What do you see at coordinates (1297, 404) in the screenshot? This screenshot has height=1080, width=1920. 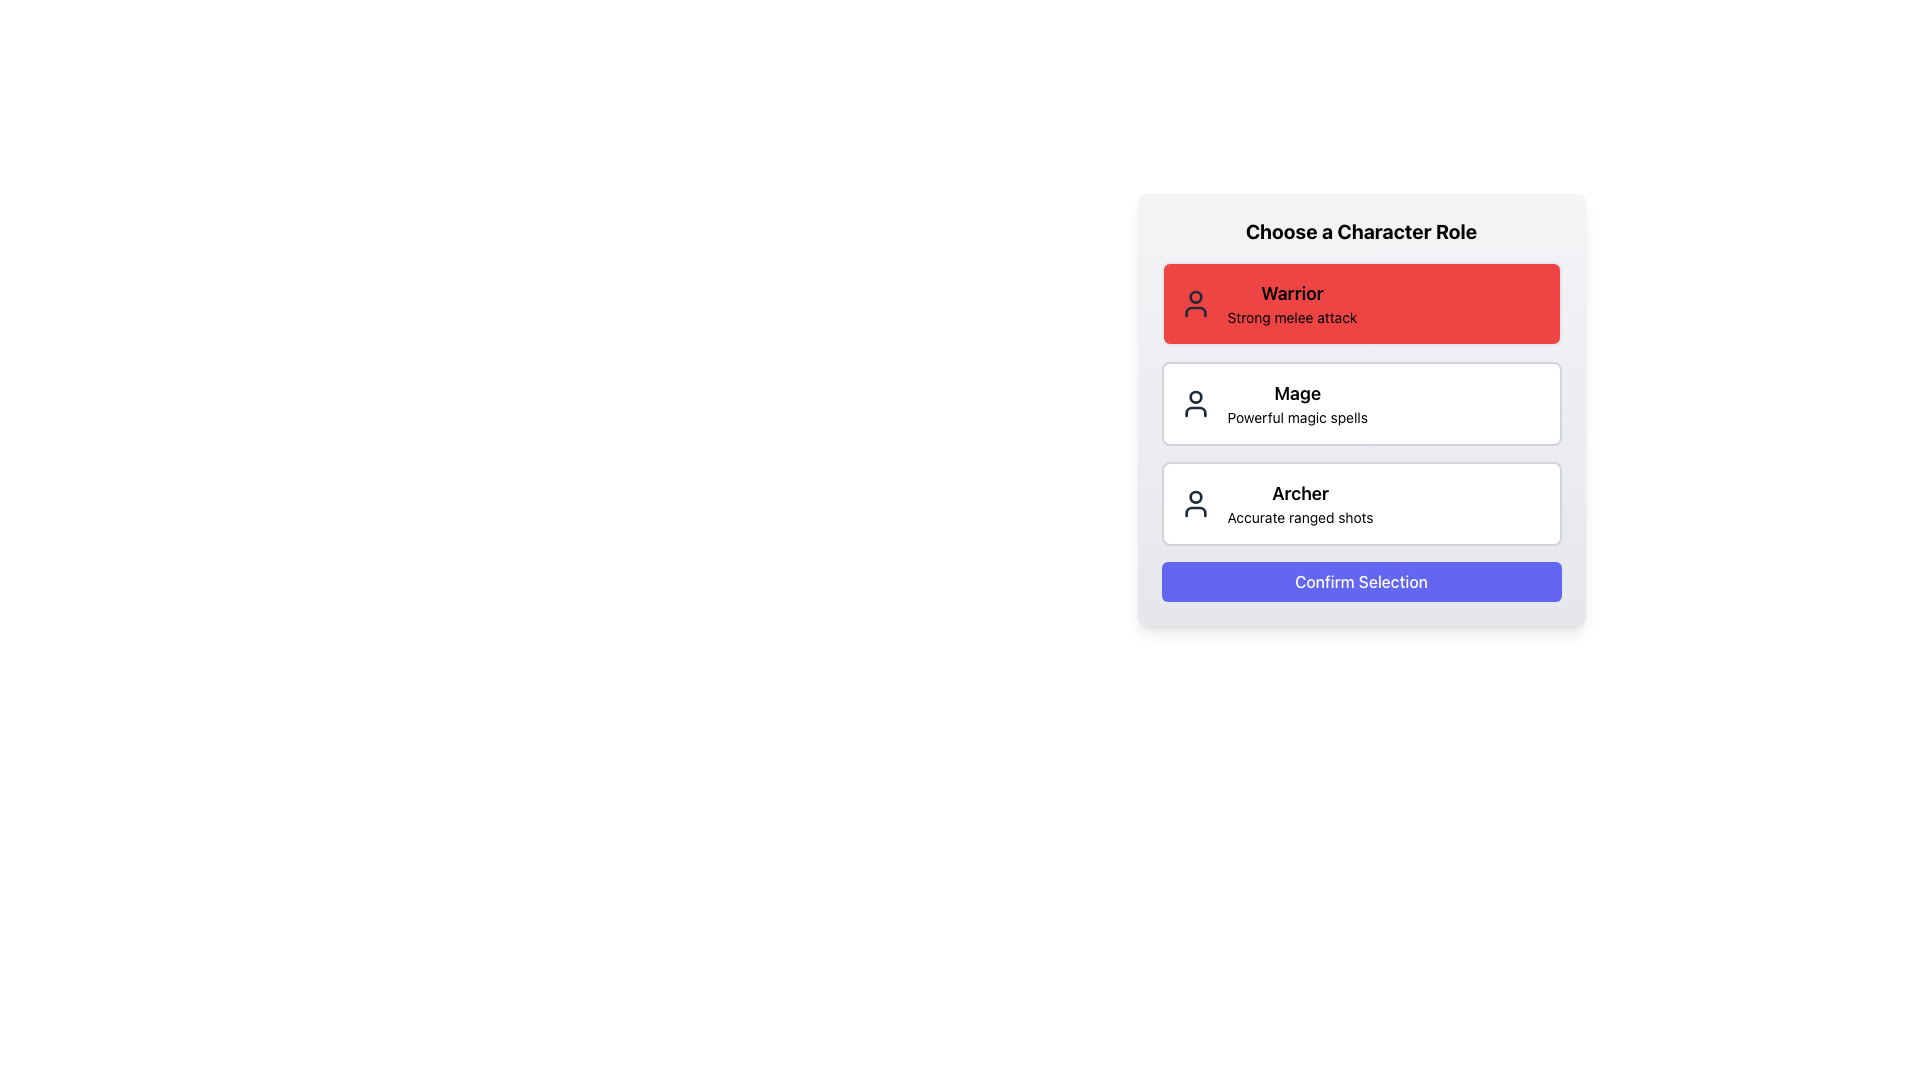 I see `the 'Mage' option card in the selection menu` at bounding box center [1297, 404].